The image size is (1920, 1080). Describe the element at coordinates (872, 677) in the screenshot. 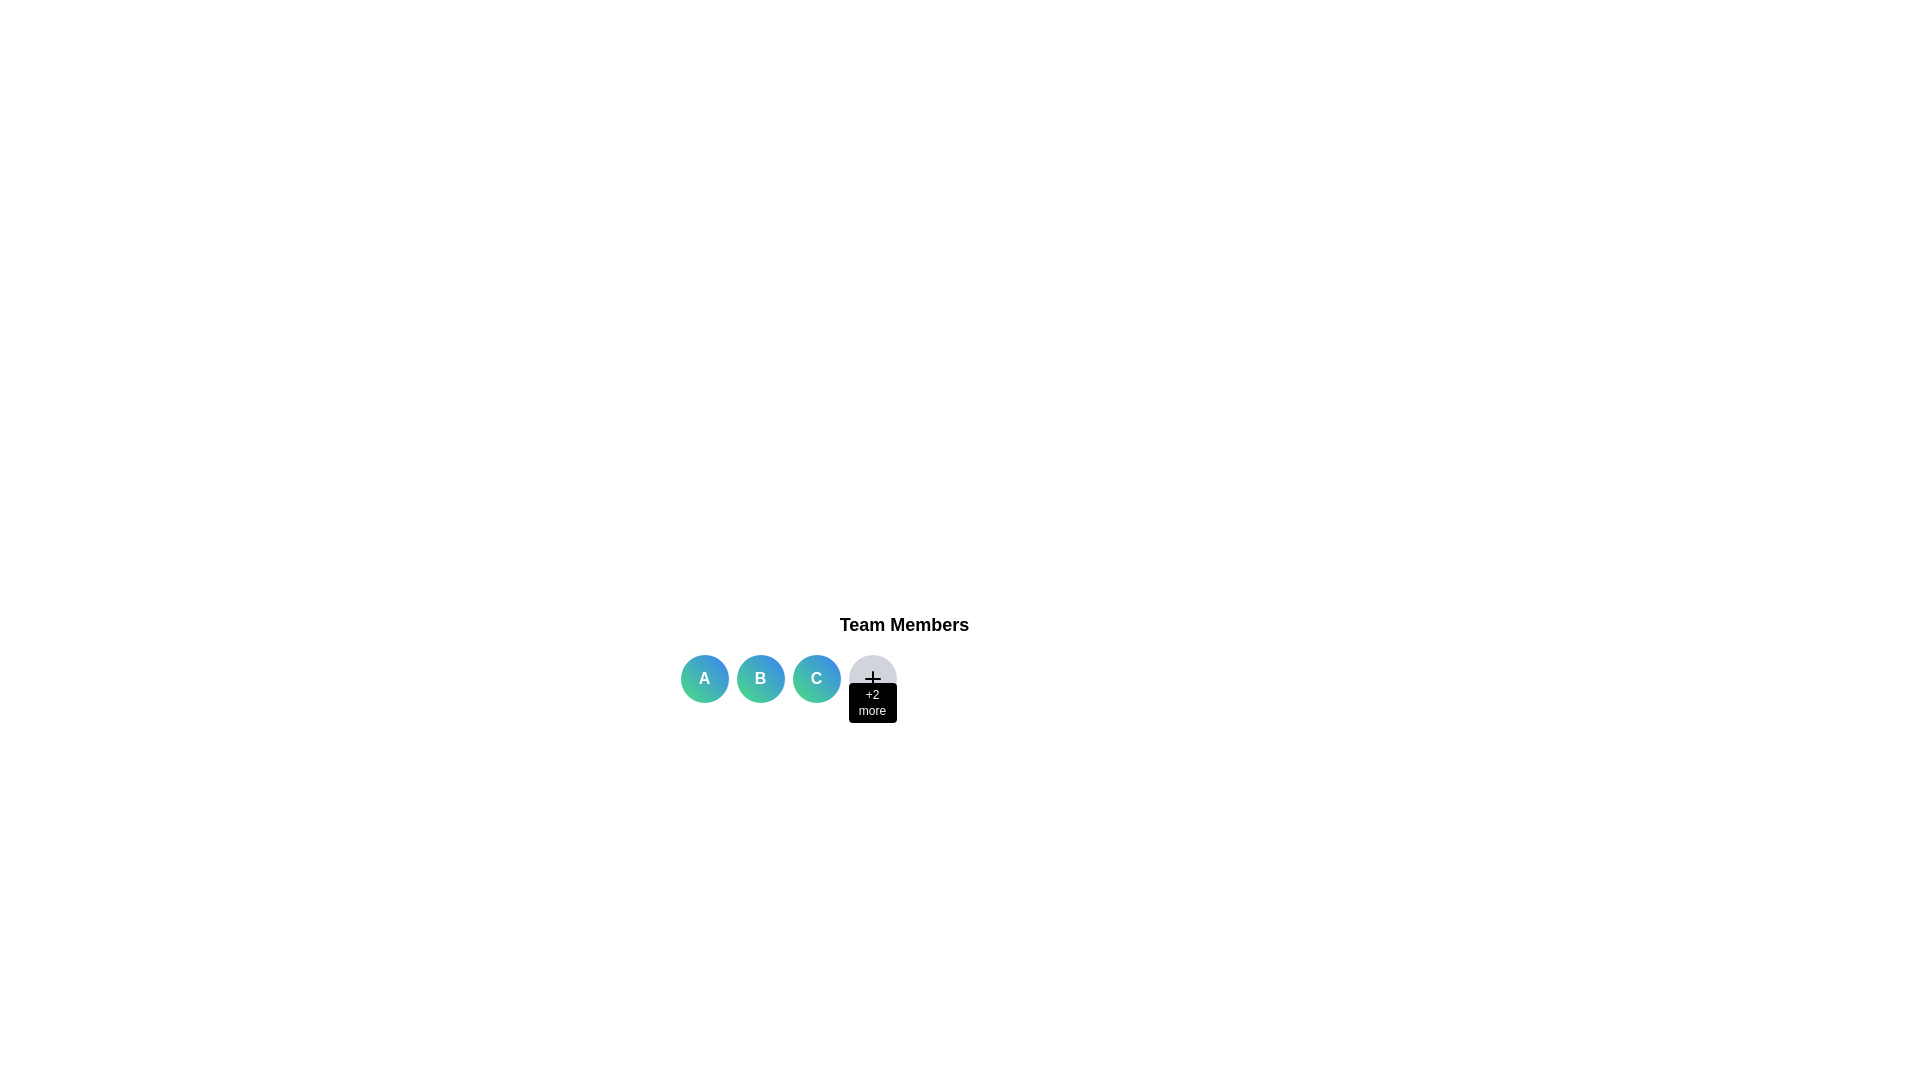

I see `the small circular button with a light gray background and a black 'Plus' symbol` at that location.